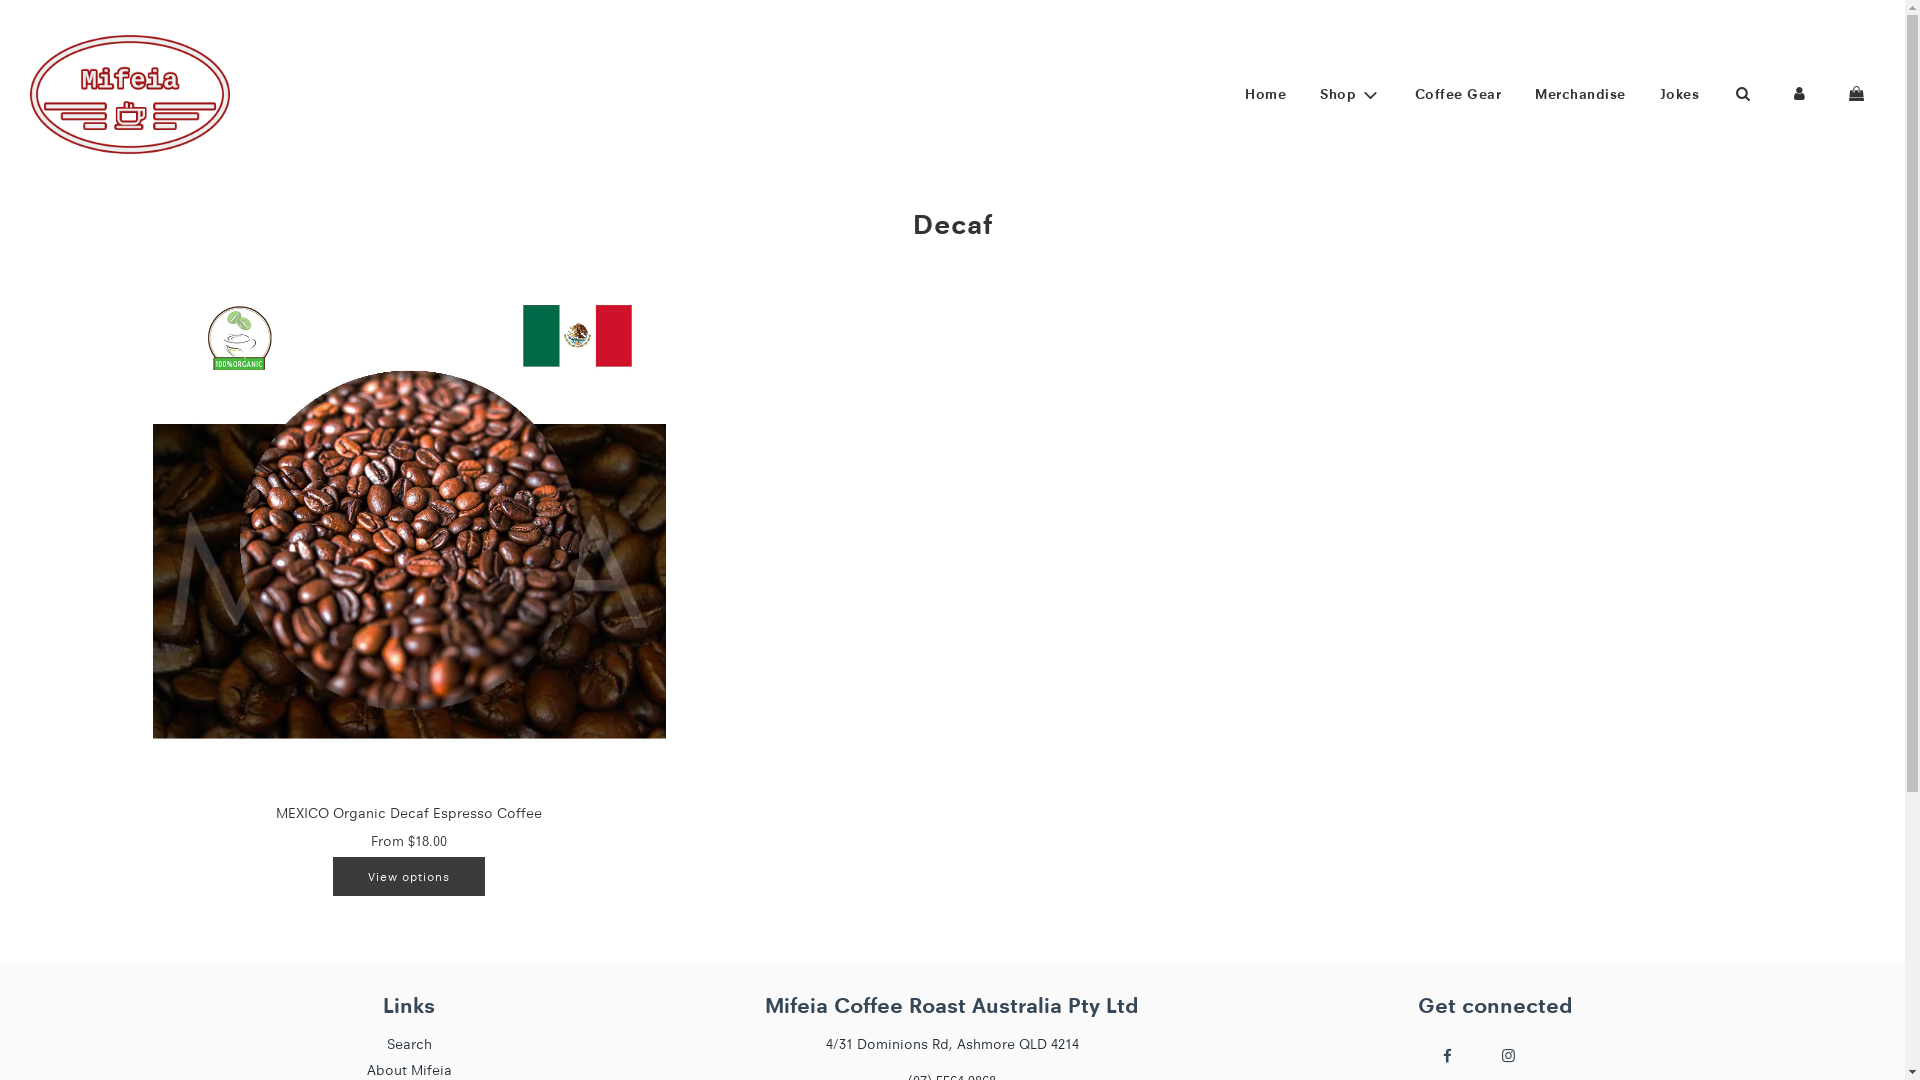  Describe the element at coordinates (366, 1068) in the screenshot. I see `'About Mifeia'` at that location.